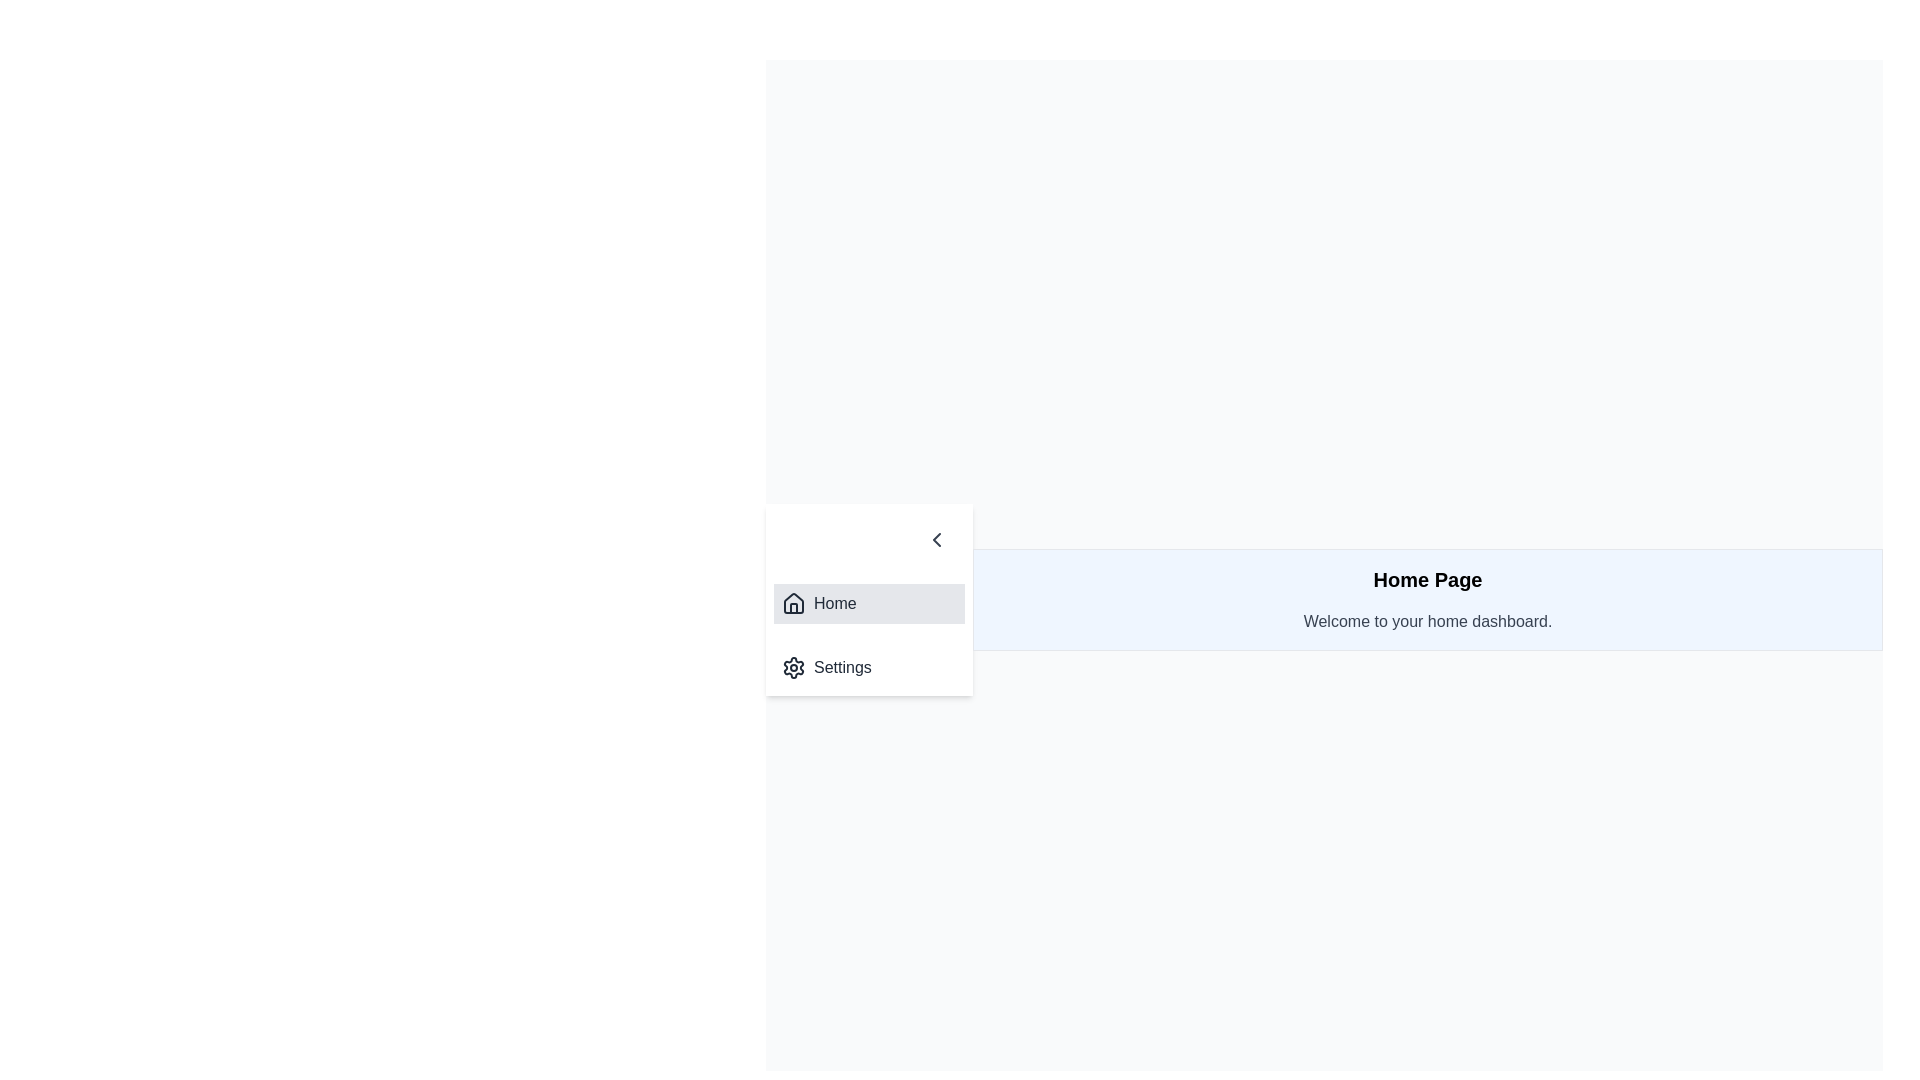  Describe the element at coordinates (936, 540) in the screenshot. I see `the left-facing chevron icon` at that location.